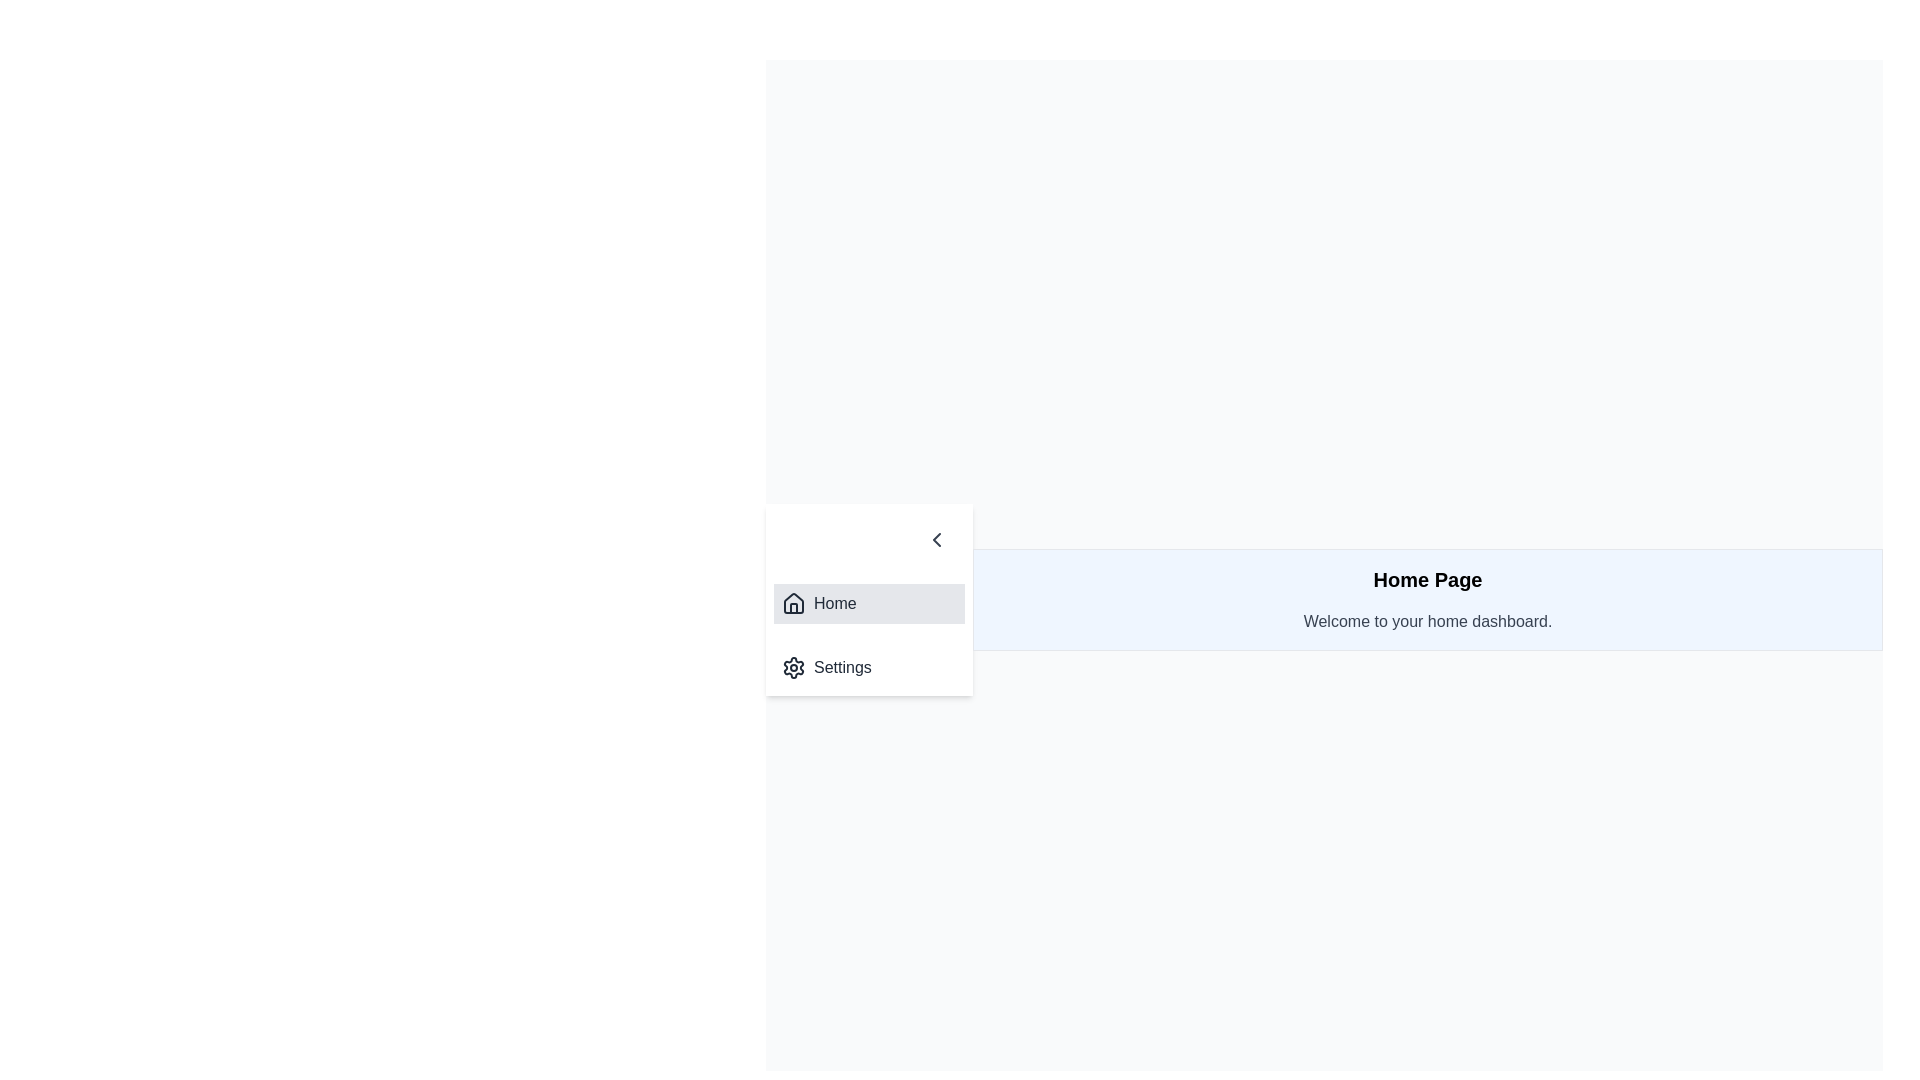  Describe the element at coordinates (936, 540) in the screenshot. I see `the left-facing chevron icon` at that location.